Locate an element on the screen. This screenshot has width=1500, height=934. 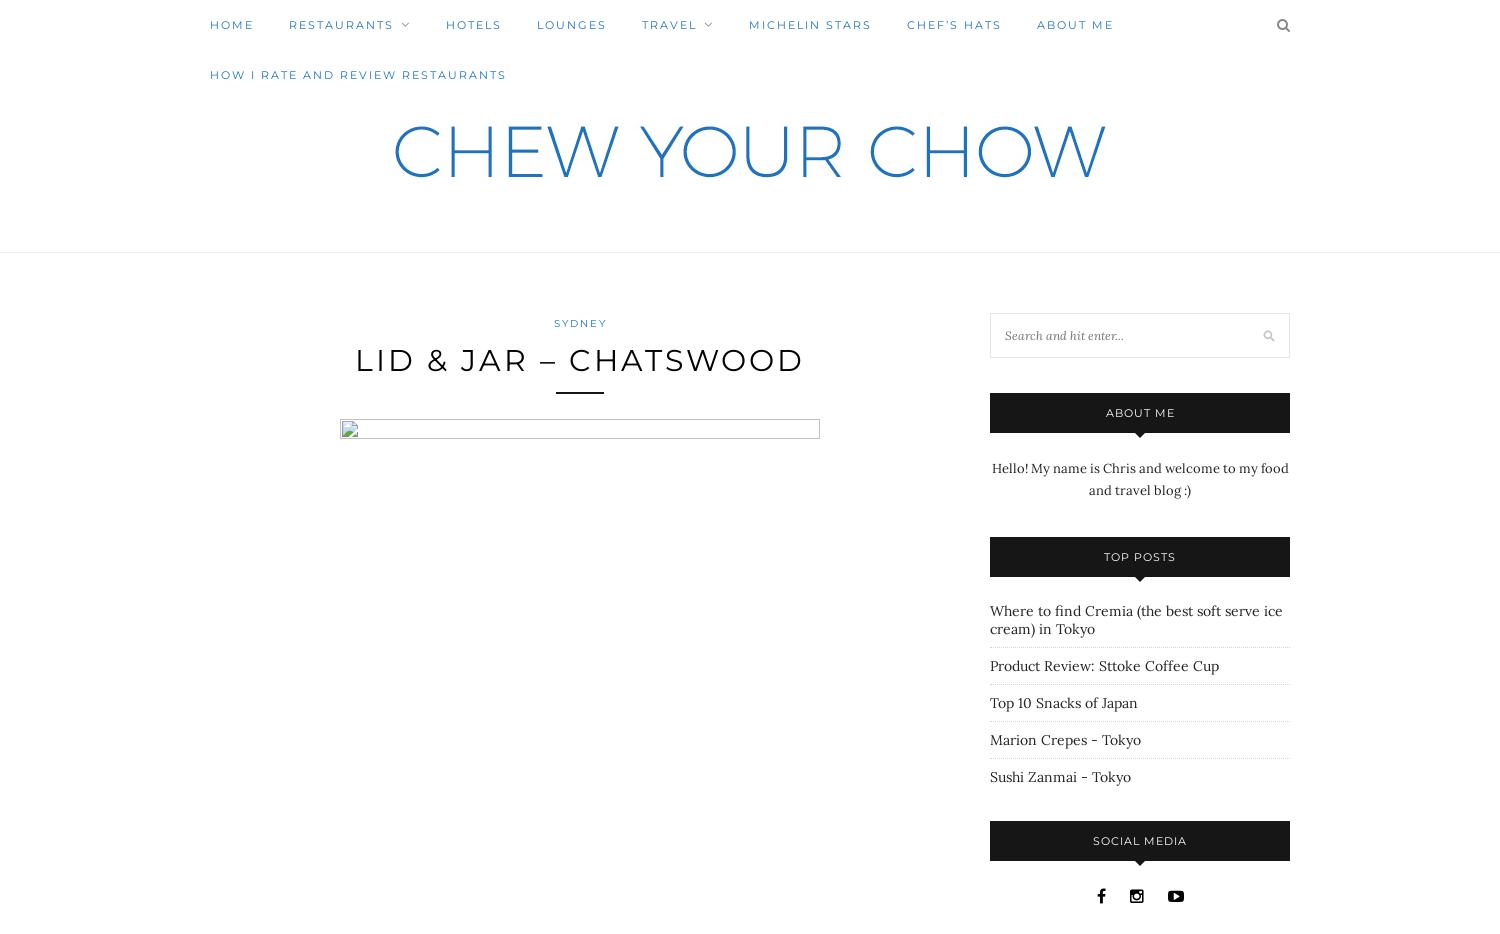
'Social Media' is located at coordinates (1140, 840).